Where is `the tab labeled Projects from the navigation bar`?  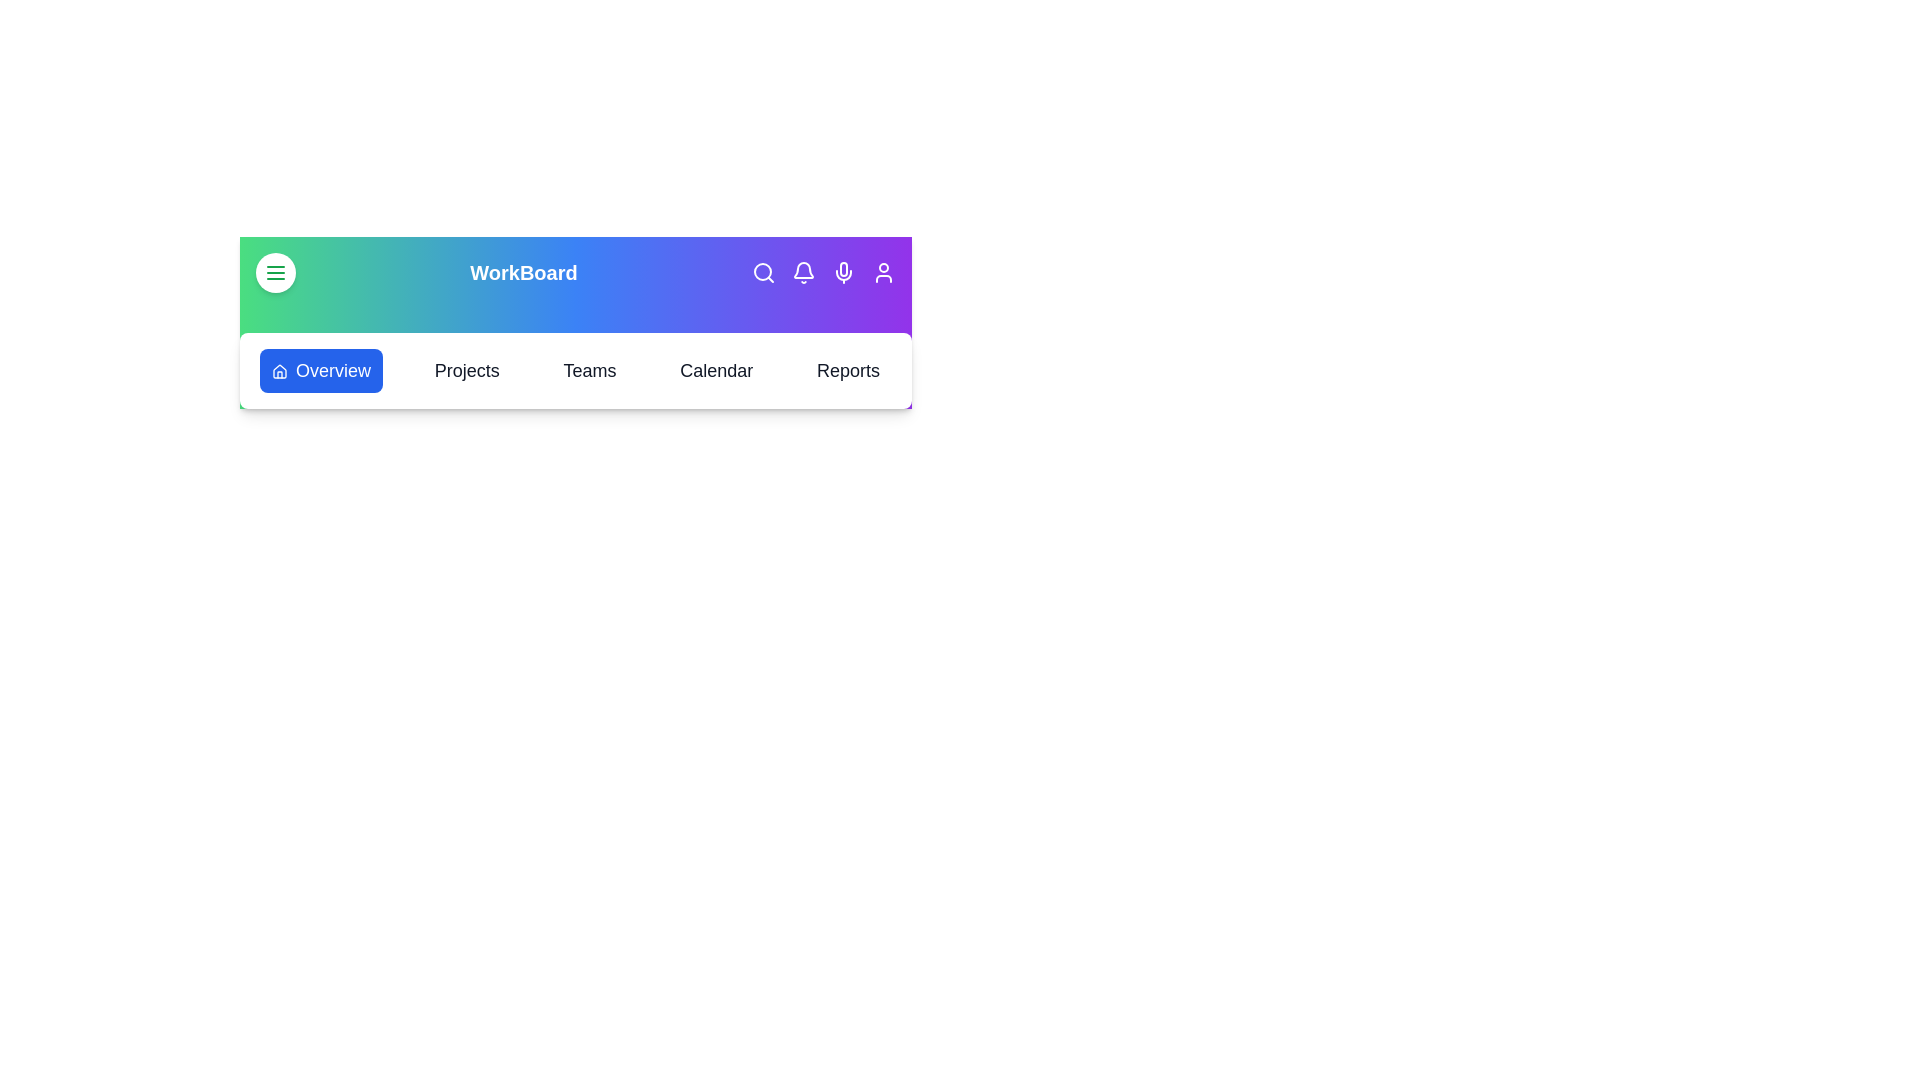 the tab labeled Projects from the navigation bar is located at coordinates (465, 370).